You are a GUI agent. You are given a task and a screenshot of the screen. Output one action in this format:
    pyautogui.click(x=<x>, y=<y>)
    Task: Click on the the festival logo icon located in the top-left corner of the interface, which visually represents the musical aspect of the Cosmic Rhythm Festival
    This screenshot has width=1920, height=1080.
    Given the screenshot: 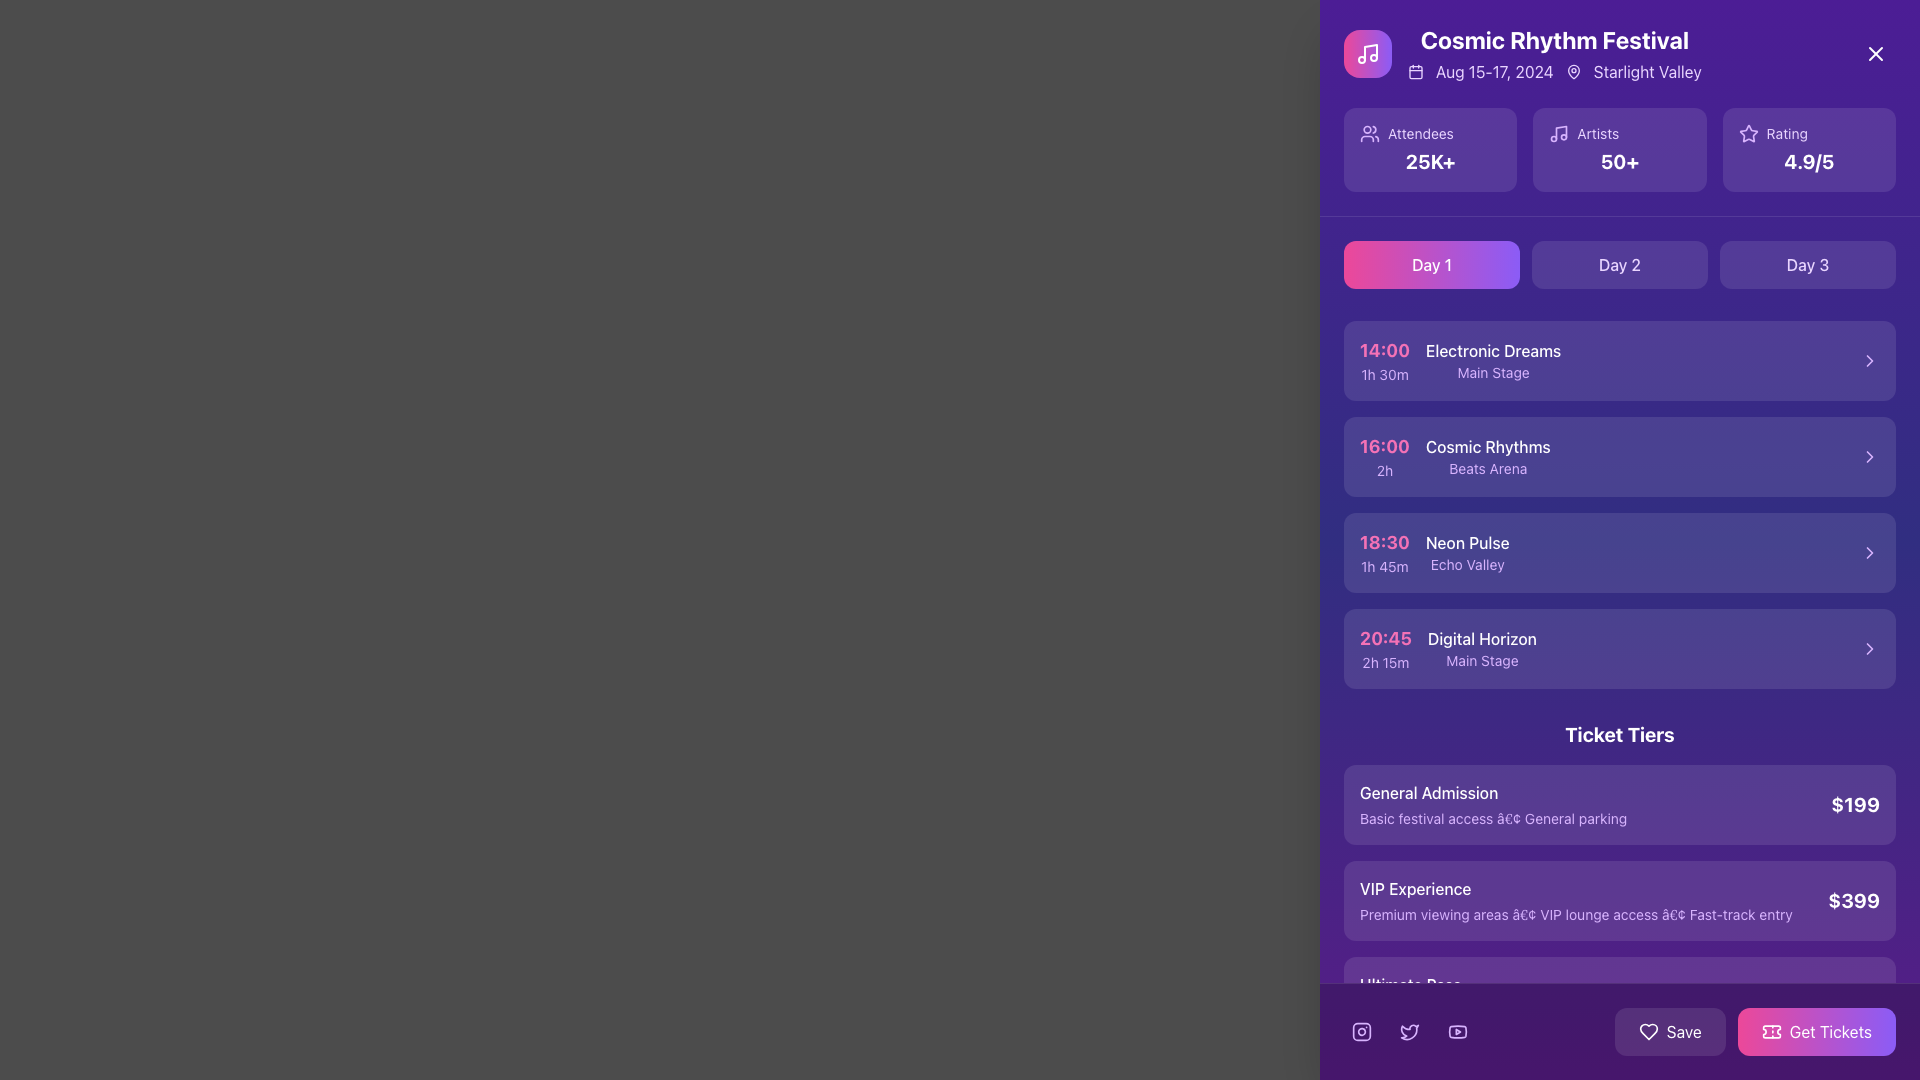 What is the action you would take?
    pyautogui.click(x=1367, y=53)
    